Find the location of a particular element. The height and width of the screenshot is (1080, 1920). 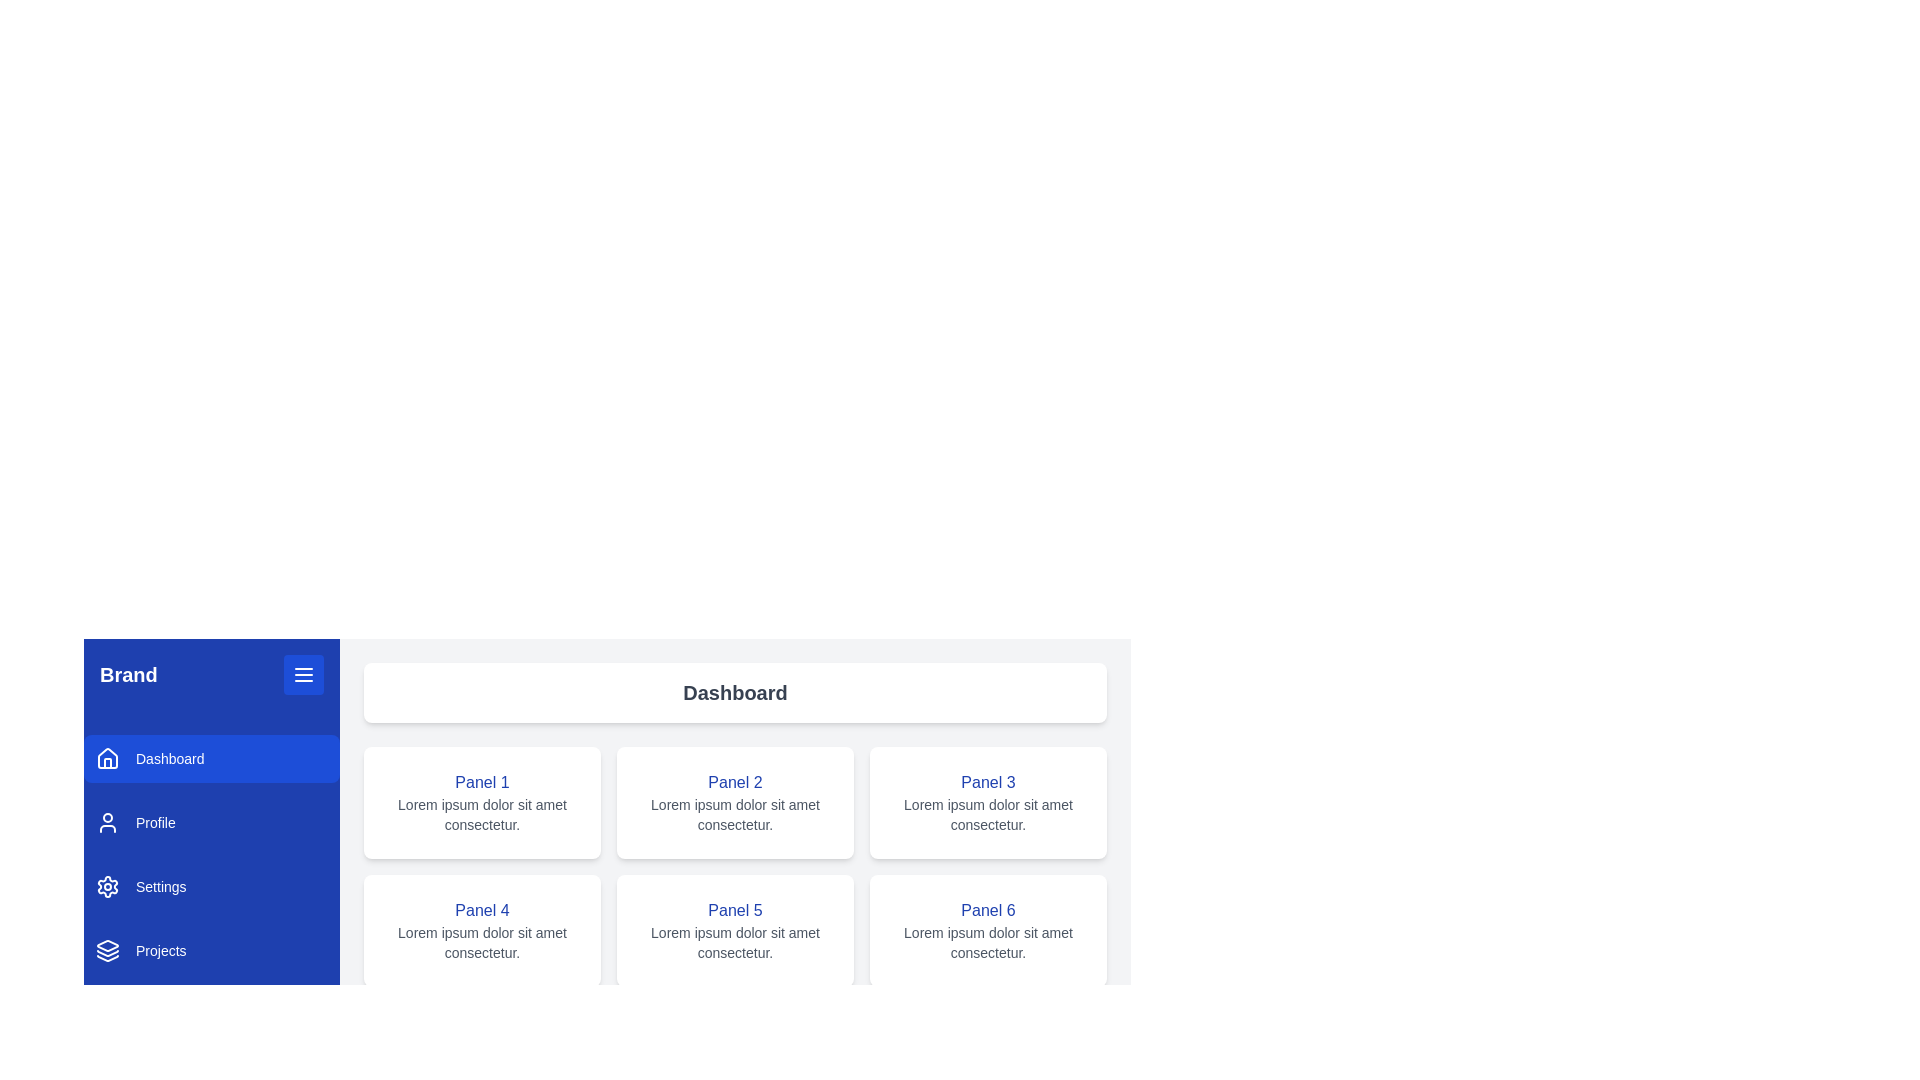

the Information panel titled 'Panel 2' which has a white background, rounded corners, and displays a subtitle in gray text is located at coordinates (734, 801).